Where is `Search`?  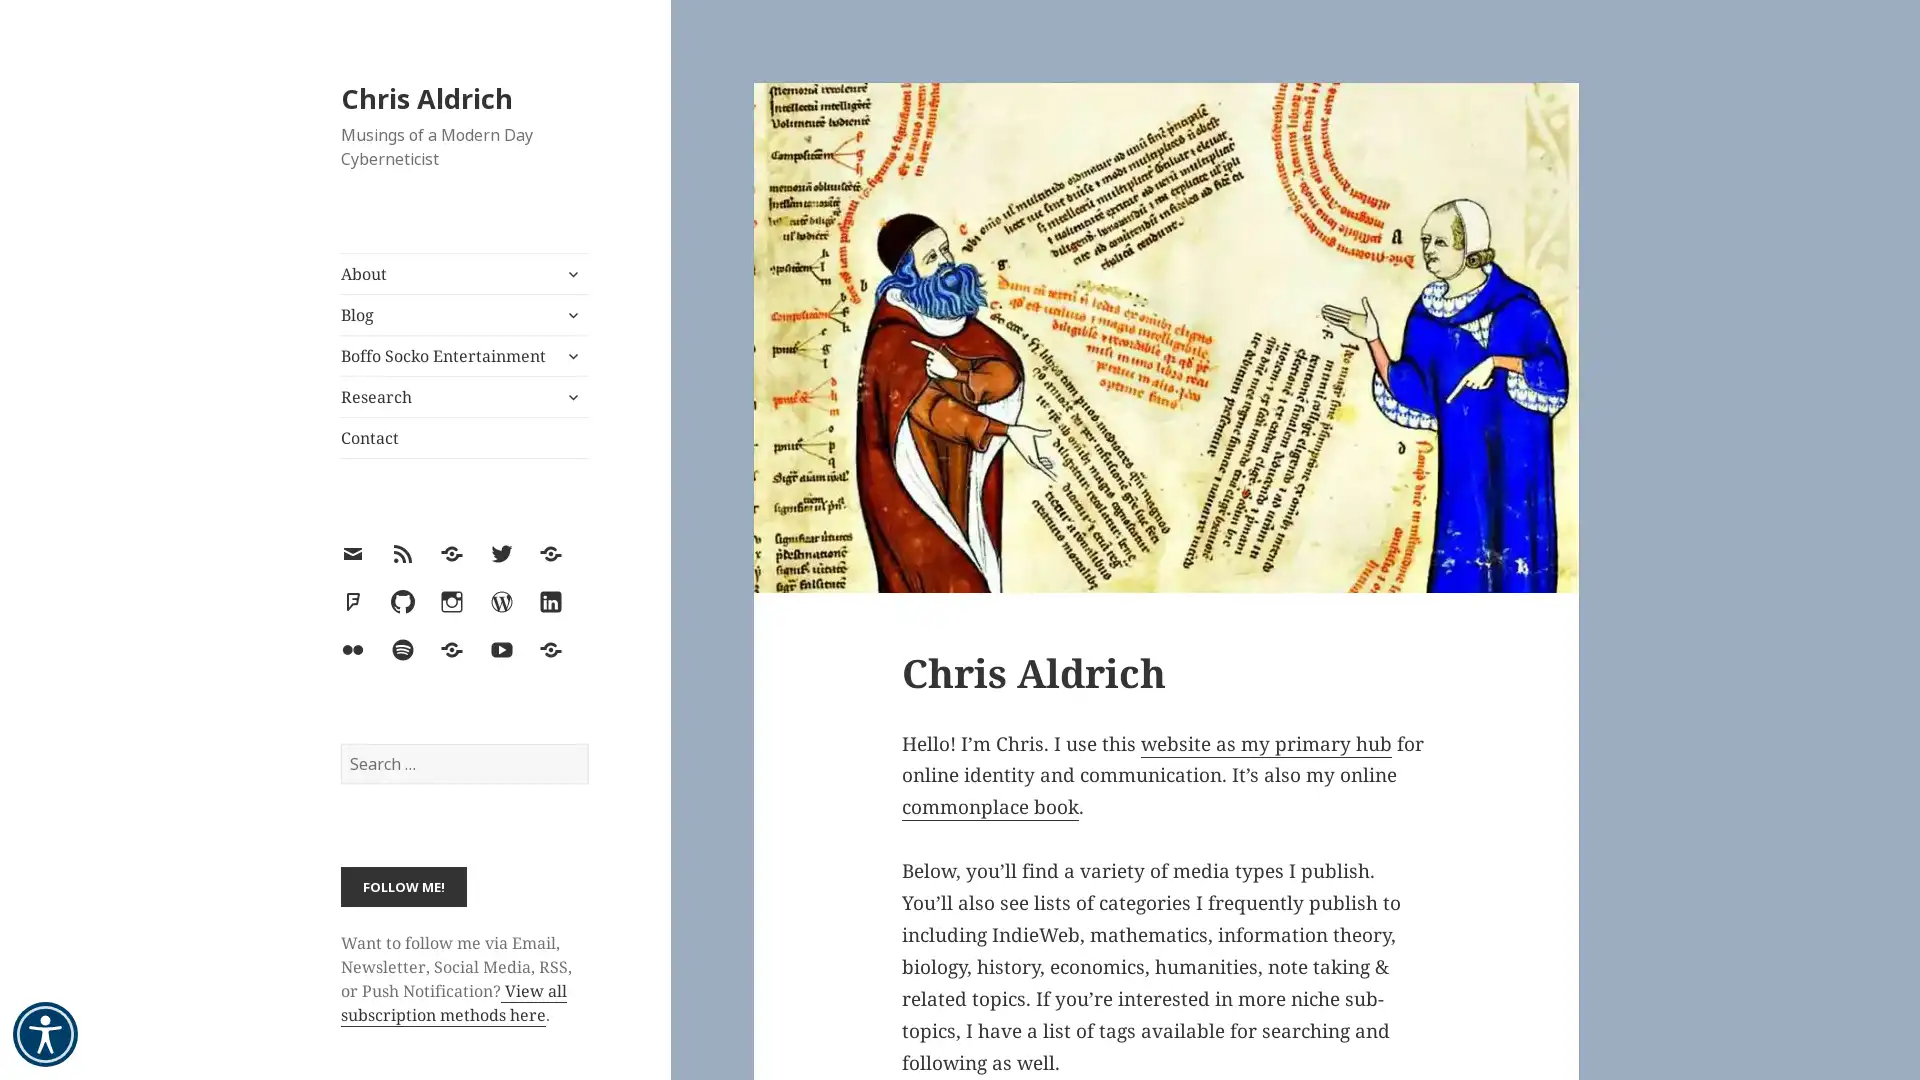 Search is located at coordinates (586, 743).